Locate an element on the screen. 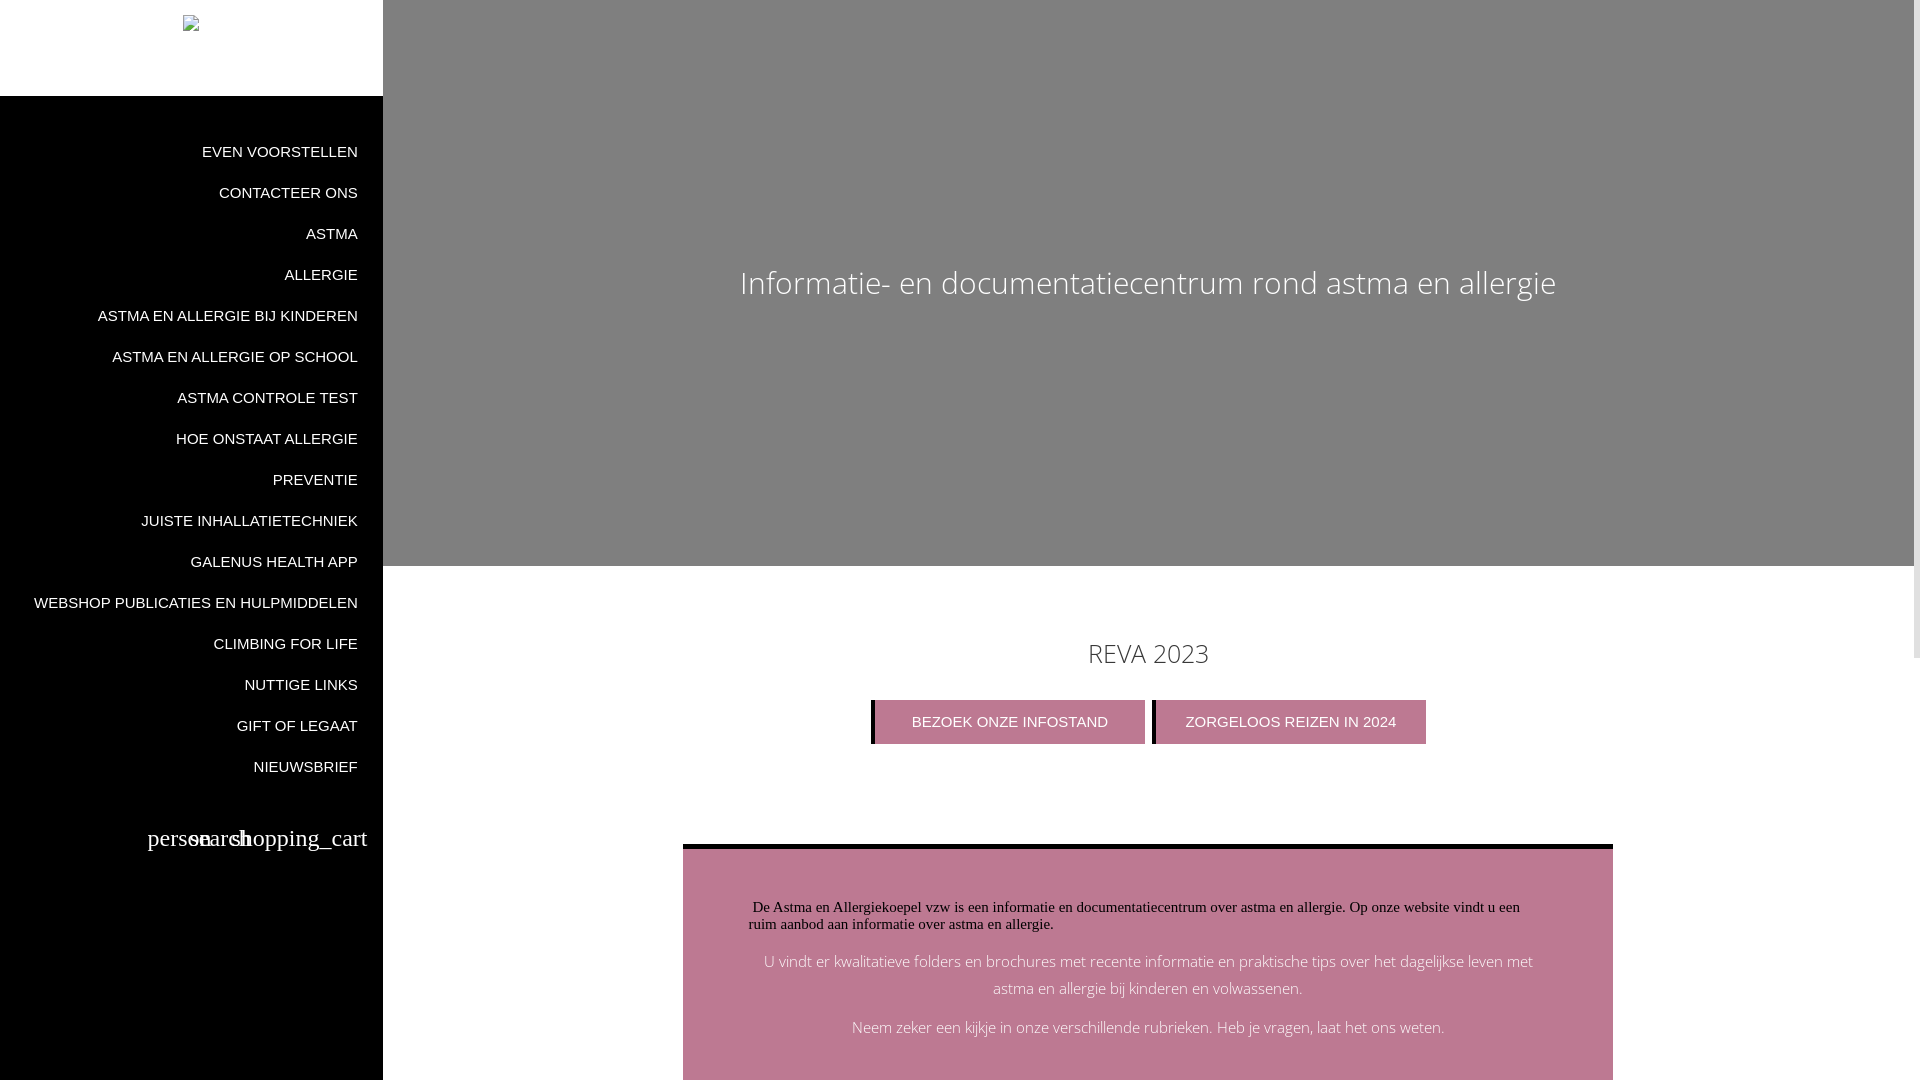 The height and width of the screenshot is (1080, 1920). 'WEBSHOP PUBLICATIES EN HULPMIDDELEN' is located at coordinates (191, 601).